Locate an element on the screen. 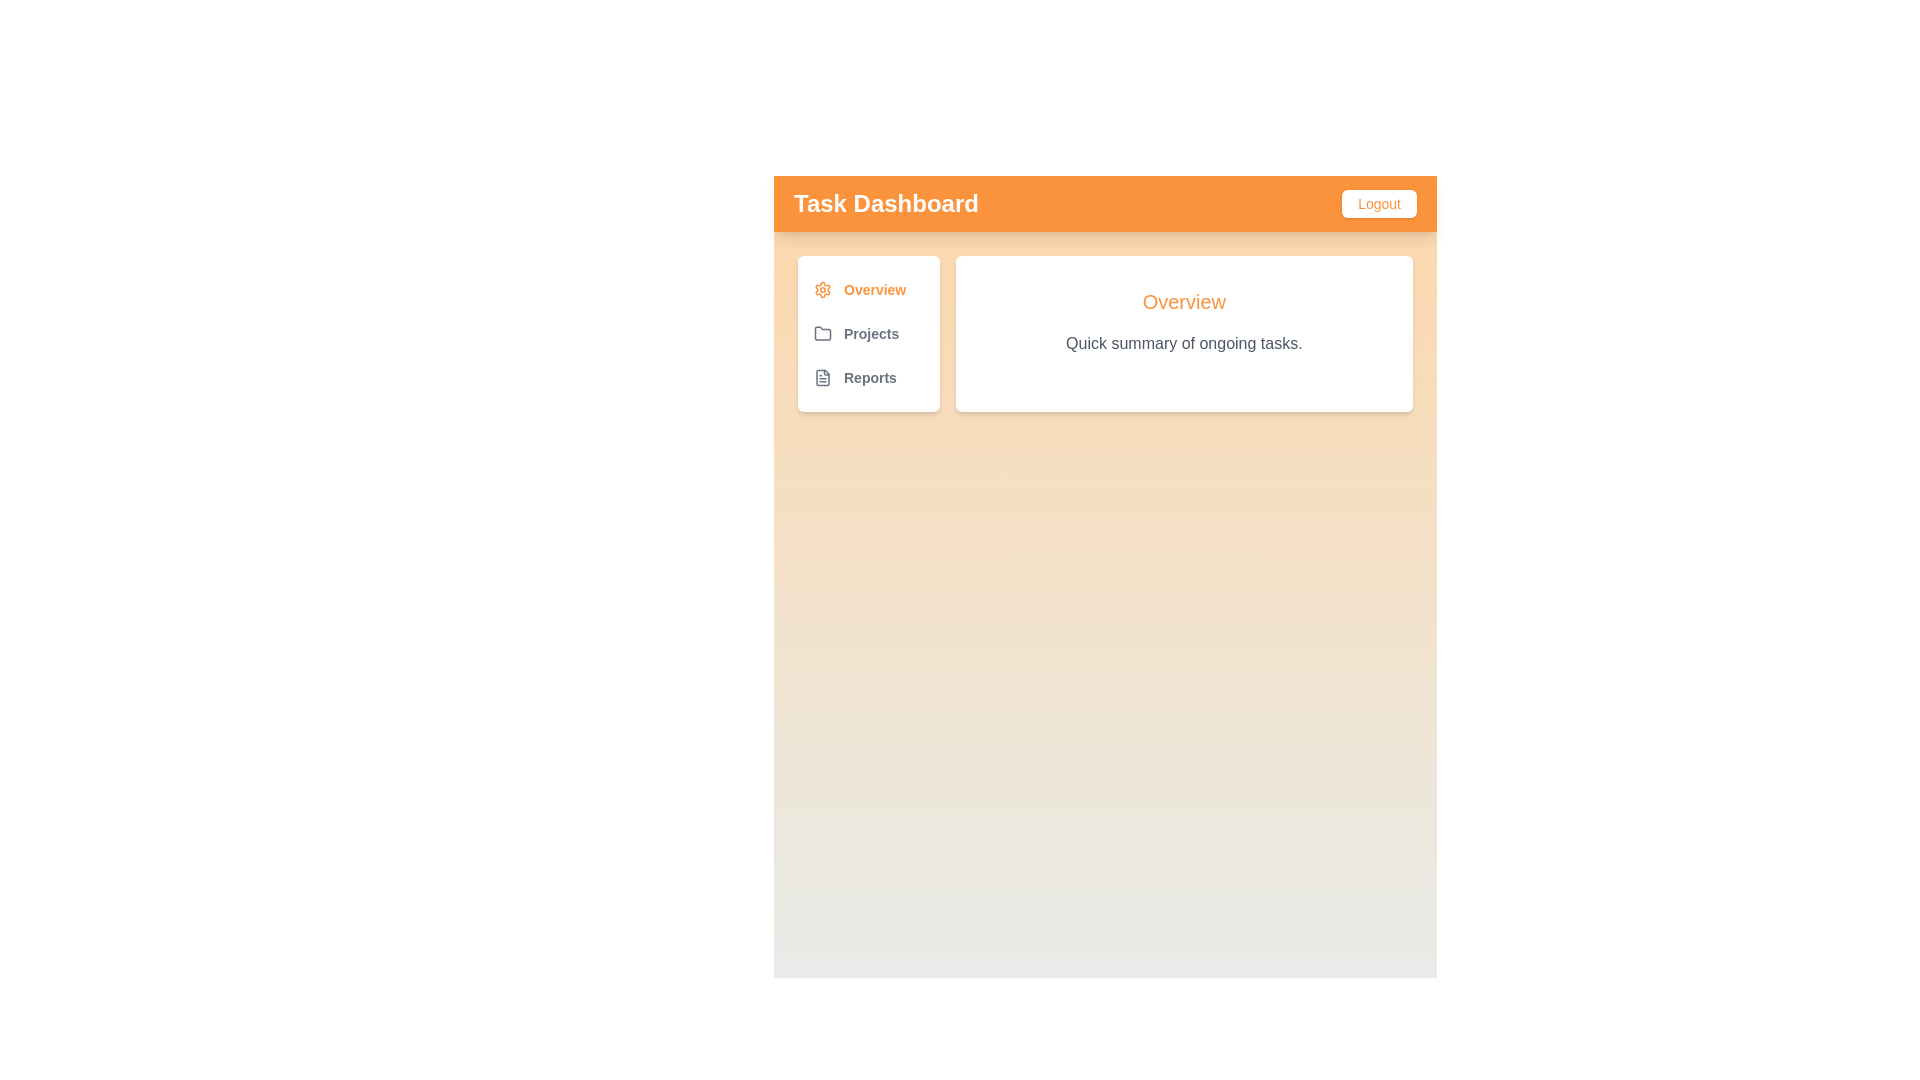 Image resolution: width=1920 pixels, height=1080 pixels. the 'Logout' button located at the top right corner of the interface, which has a white background and orange text is located at coordinates (1378, 204).